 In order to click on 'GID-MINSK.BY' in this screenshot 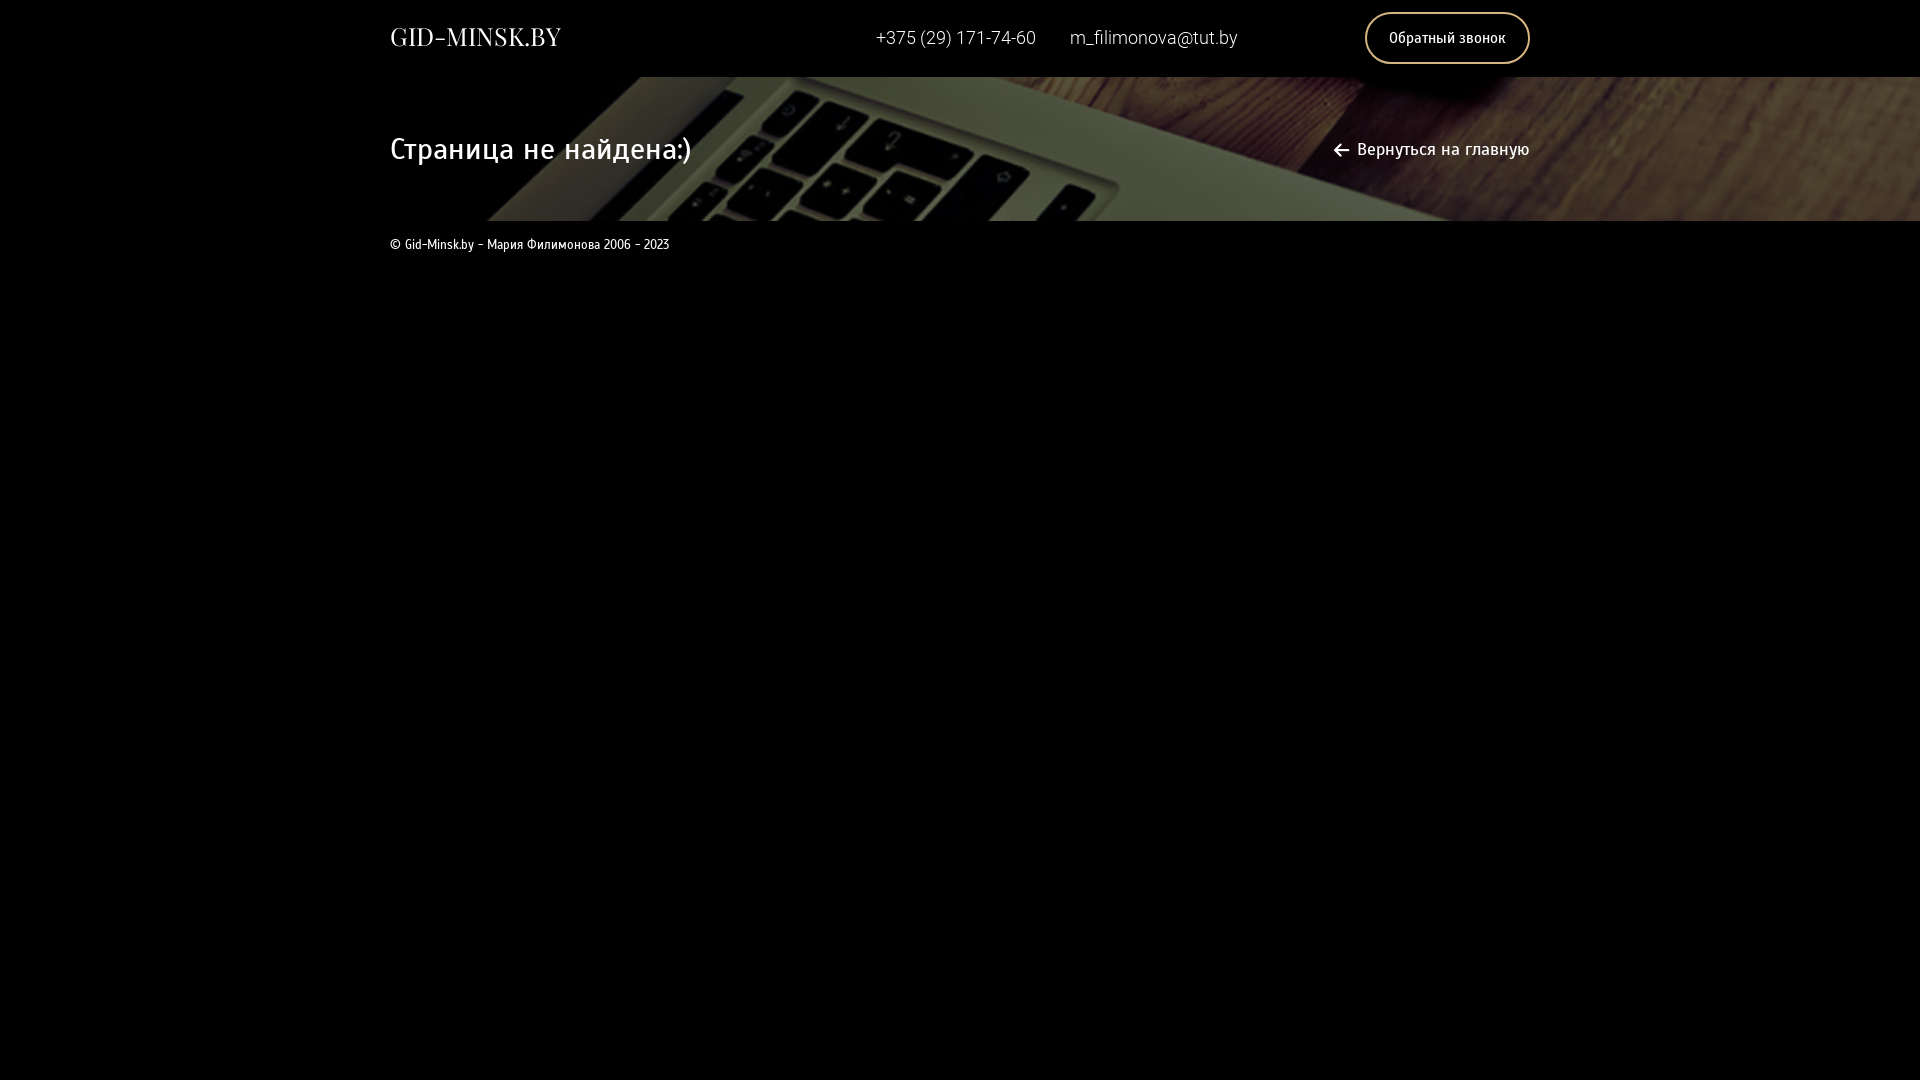, I will do `click(474, 35)`.